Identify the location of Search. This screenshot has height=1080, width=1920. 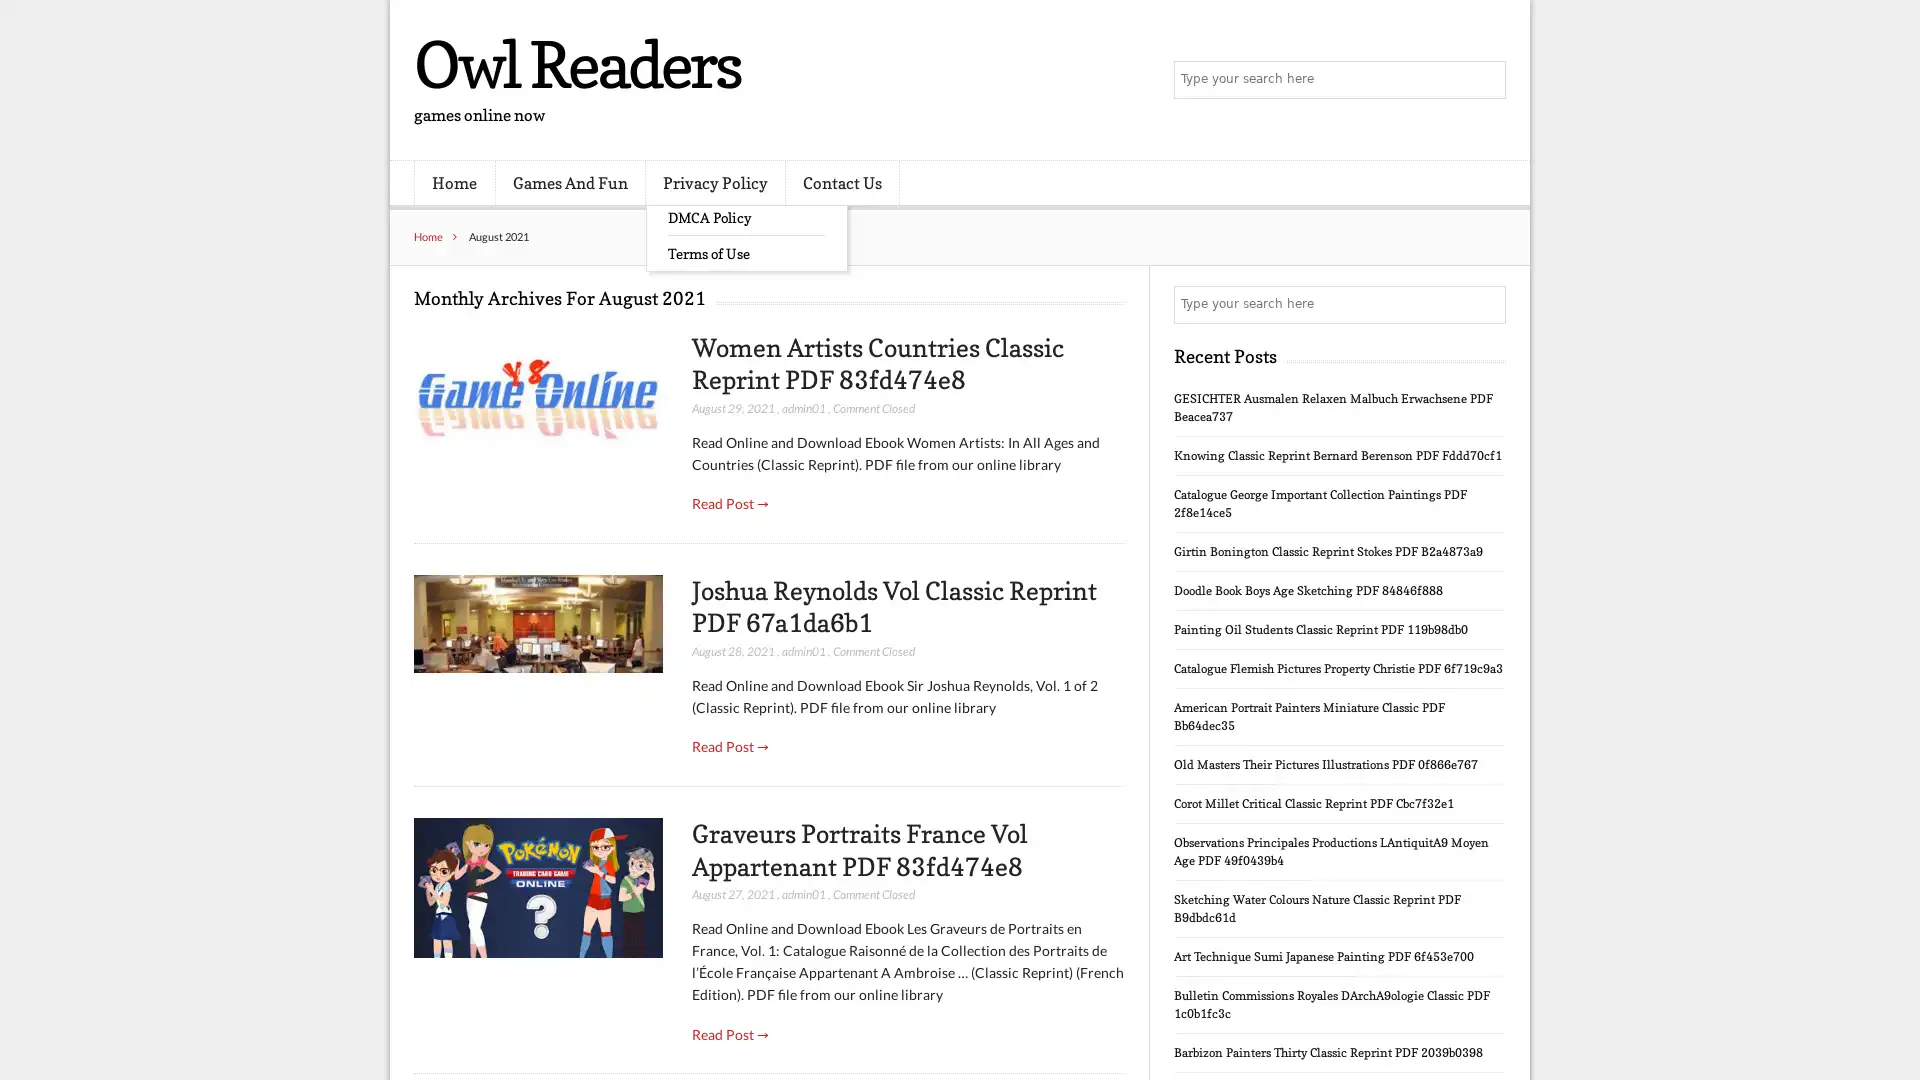
(1485, 80).